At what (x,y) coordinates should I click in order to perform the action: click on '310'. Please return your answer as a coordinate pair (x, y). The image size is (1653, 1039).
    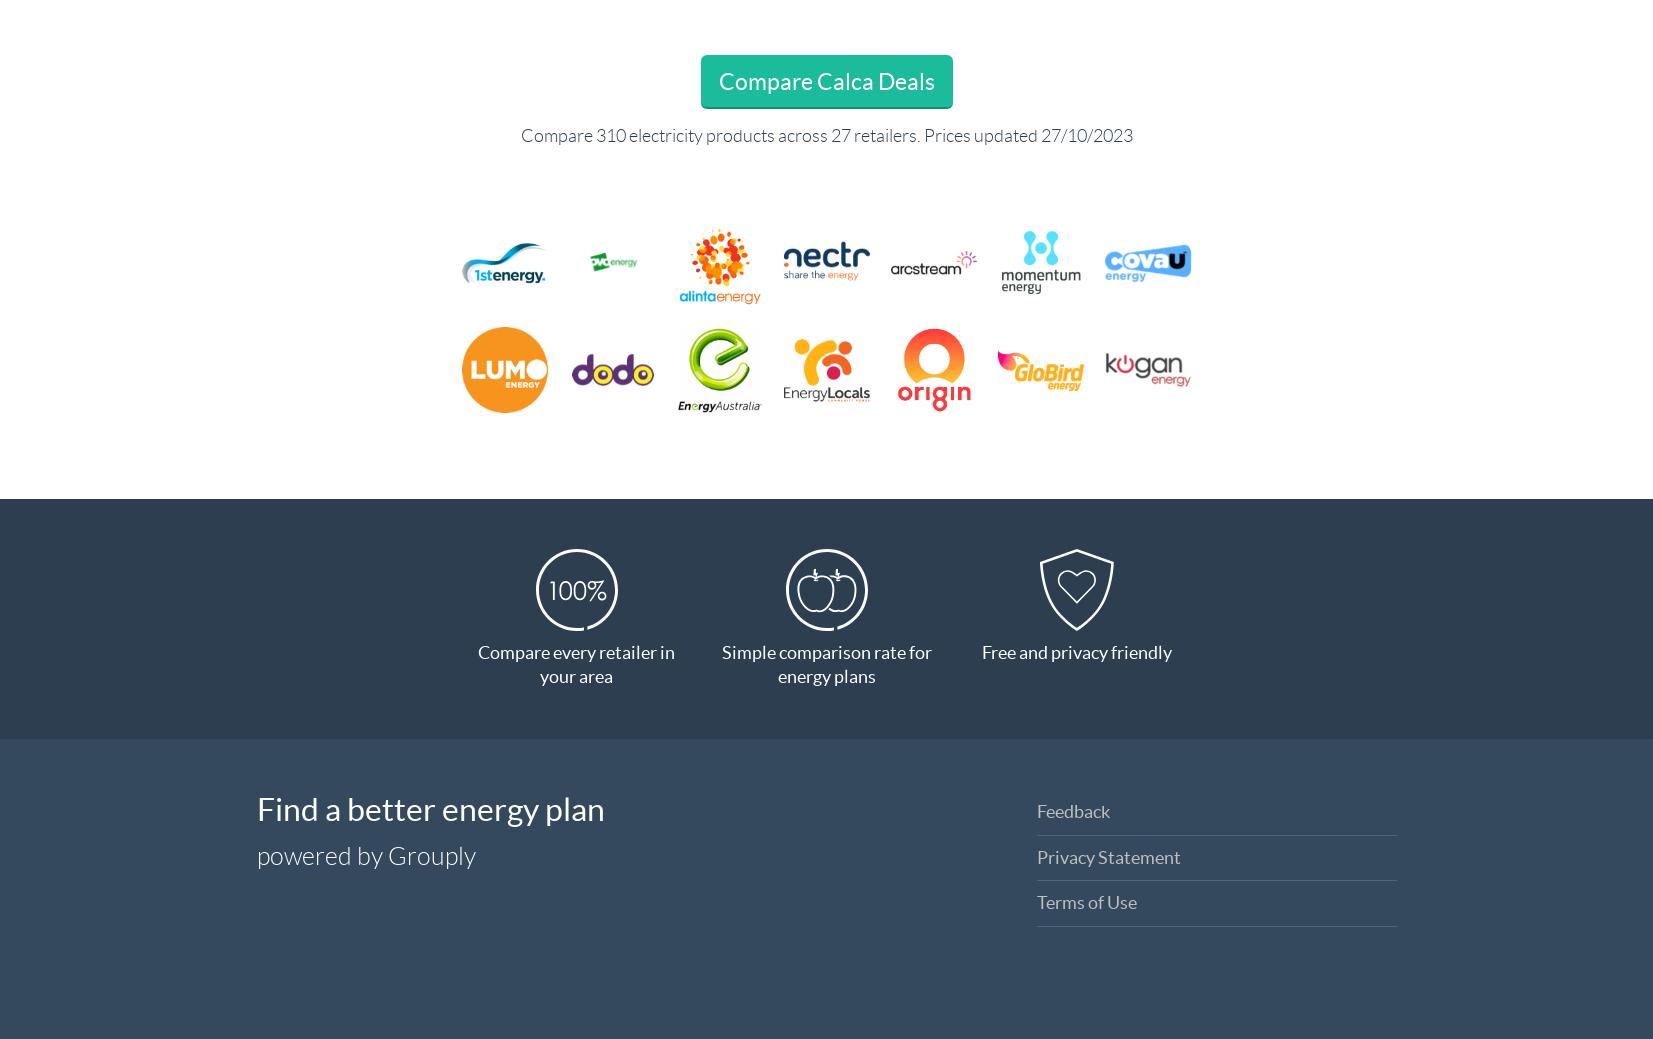
    Looking at the image, I should click on (594, 135).